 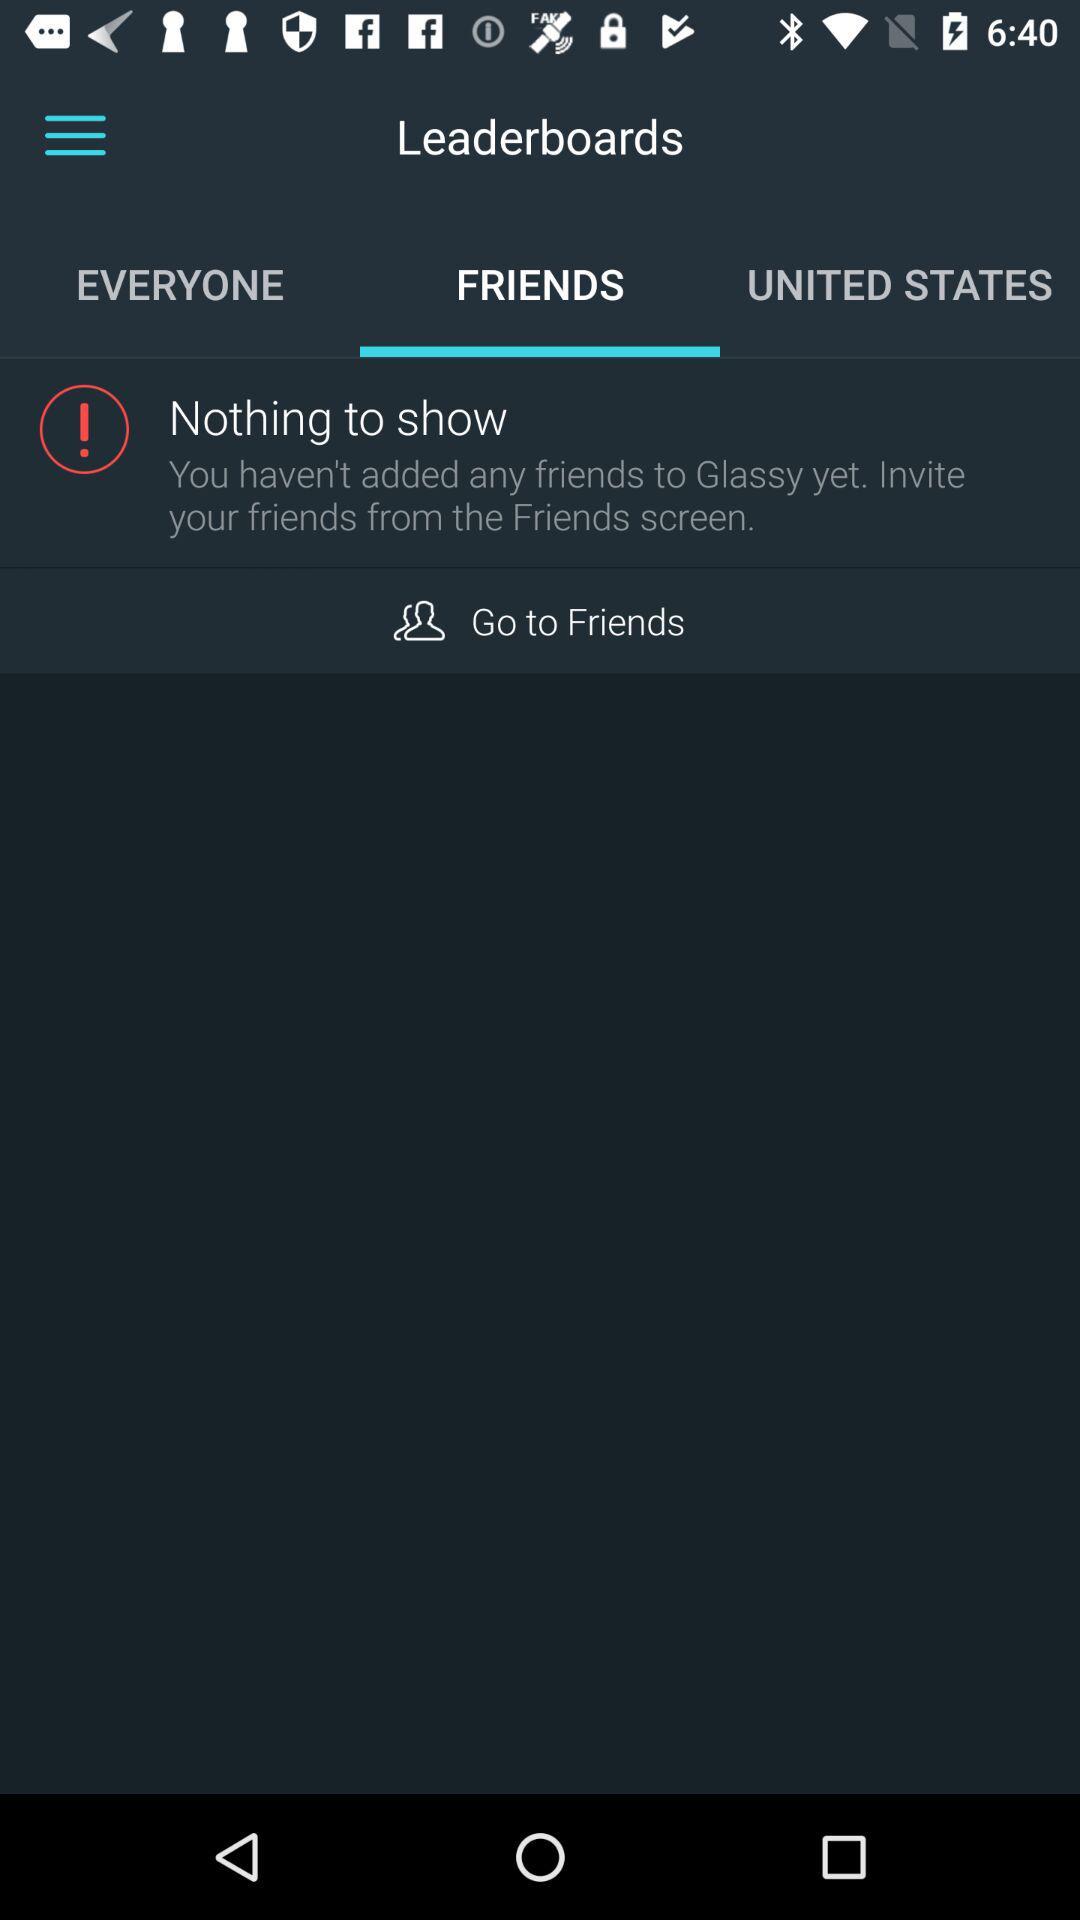 What do you see at coordinates (74, 135) in the screenshot?
I see `menu` at bounding box center [74, 135].